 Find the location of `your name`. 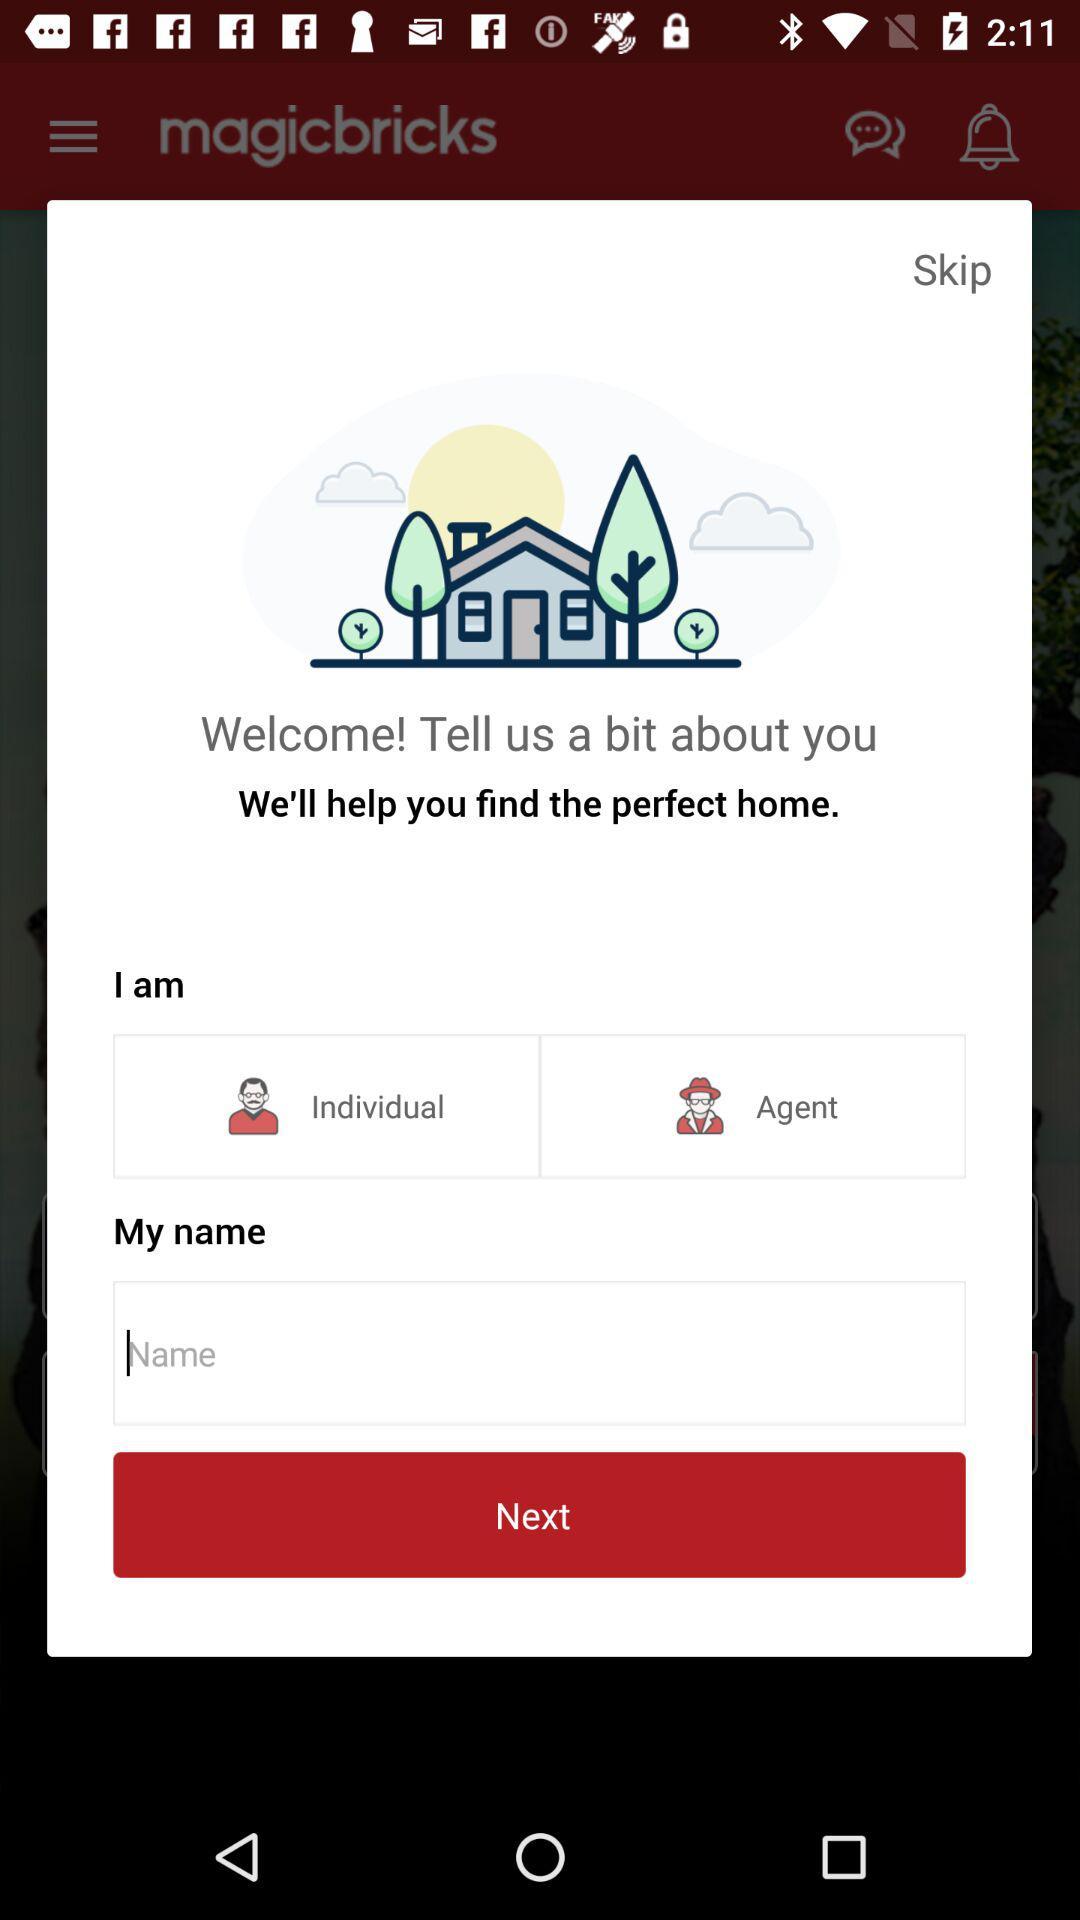

your name is located at coordinates (546, 1353).